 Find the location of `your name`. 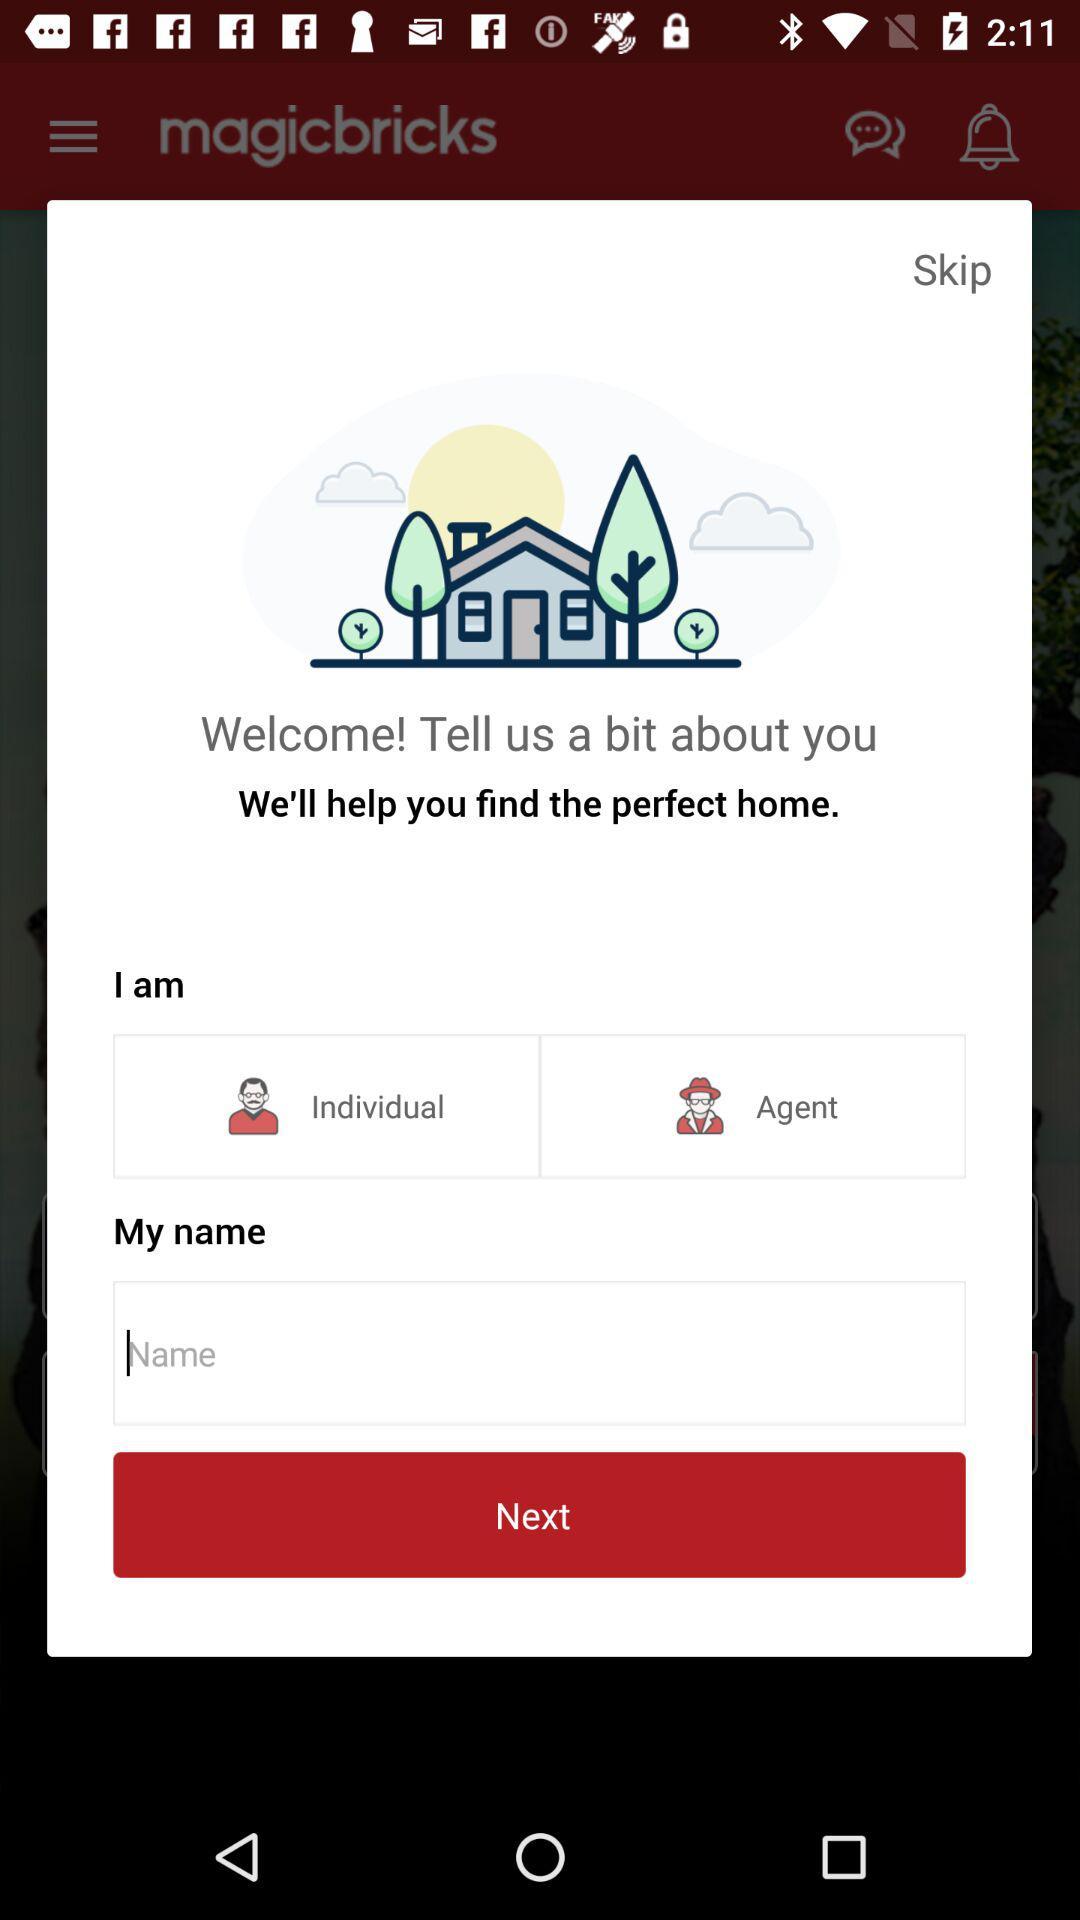

your name is located at coordinates (546, 1353).